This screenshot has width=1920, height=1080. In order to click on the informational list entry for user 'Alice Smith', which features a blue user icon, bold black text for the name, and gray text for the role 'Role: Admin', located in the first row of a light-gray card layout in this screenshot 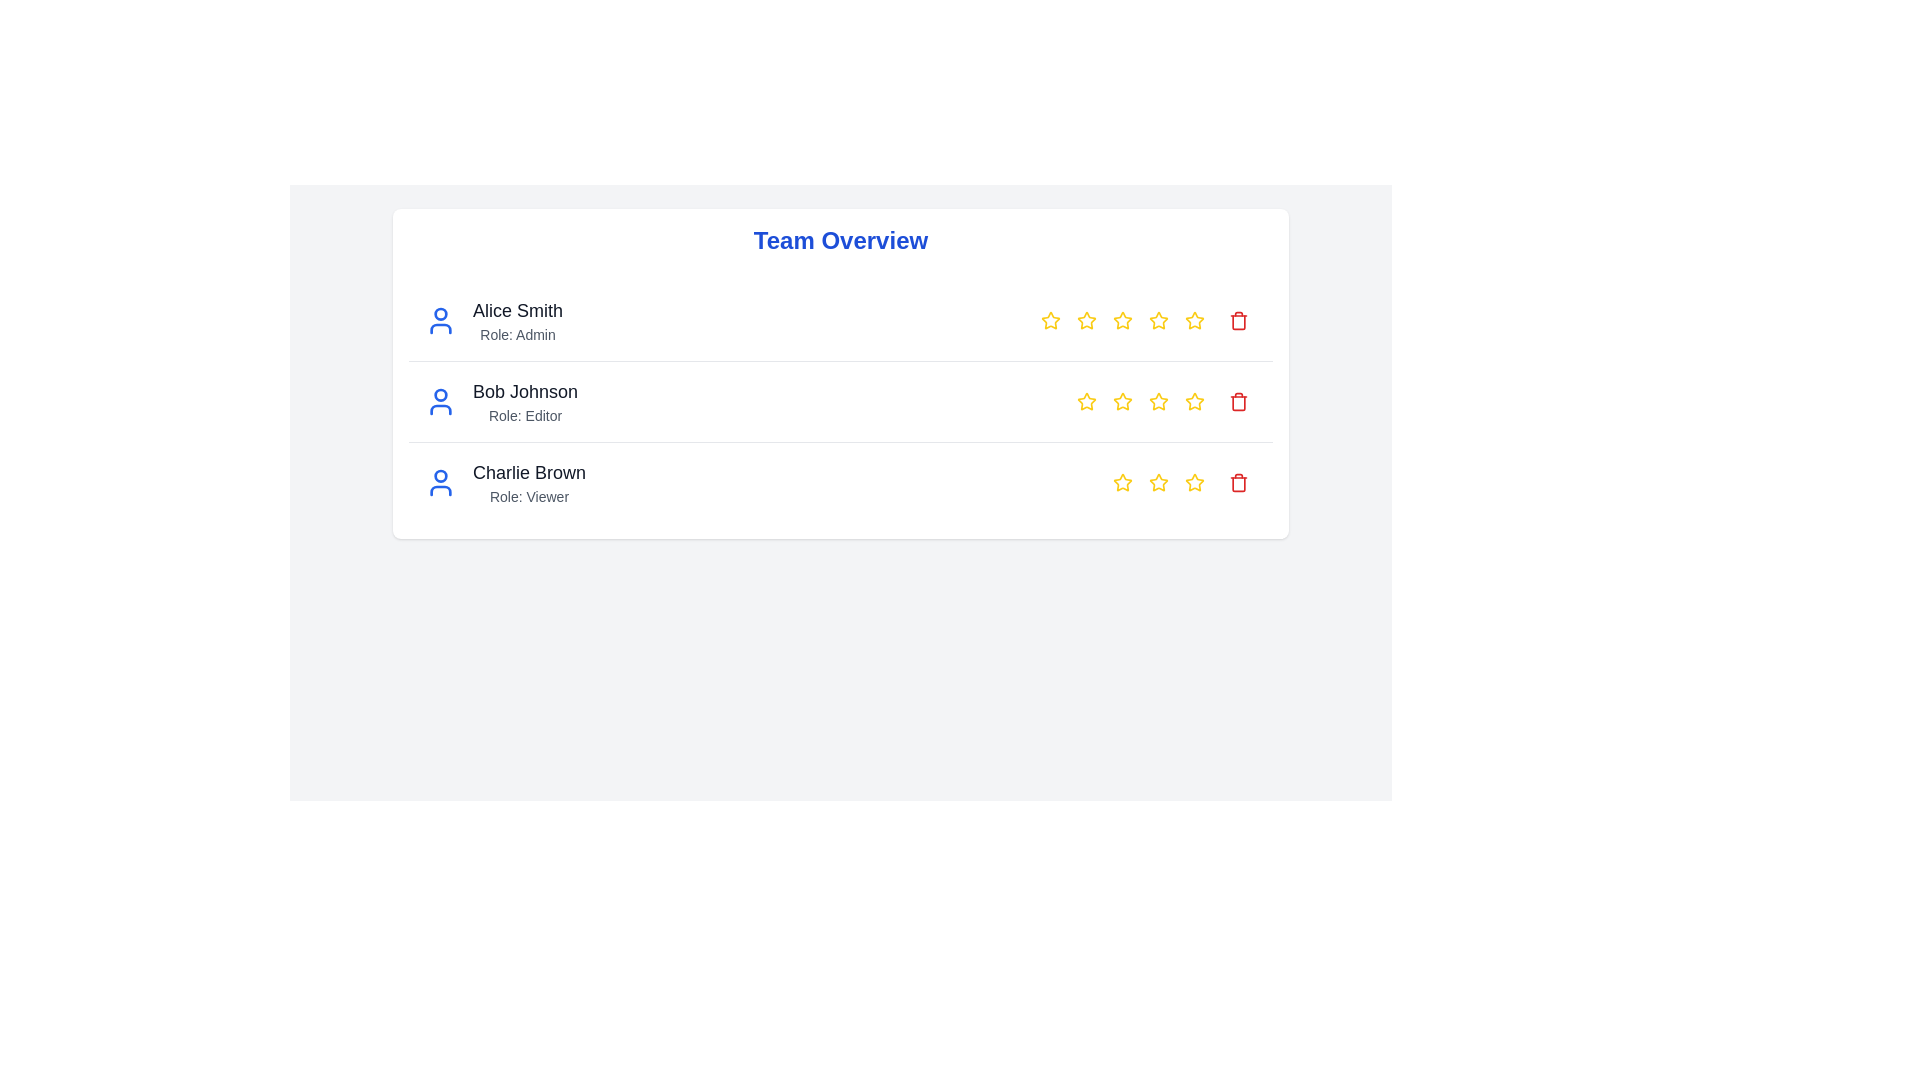, I will do `click(494, 319)`.